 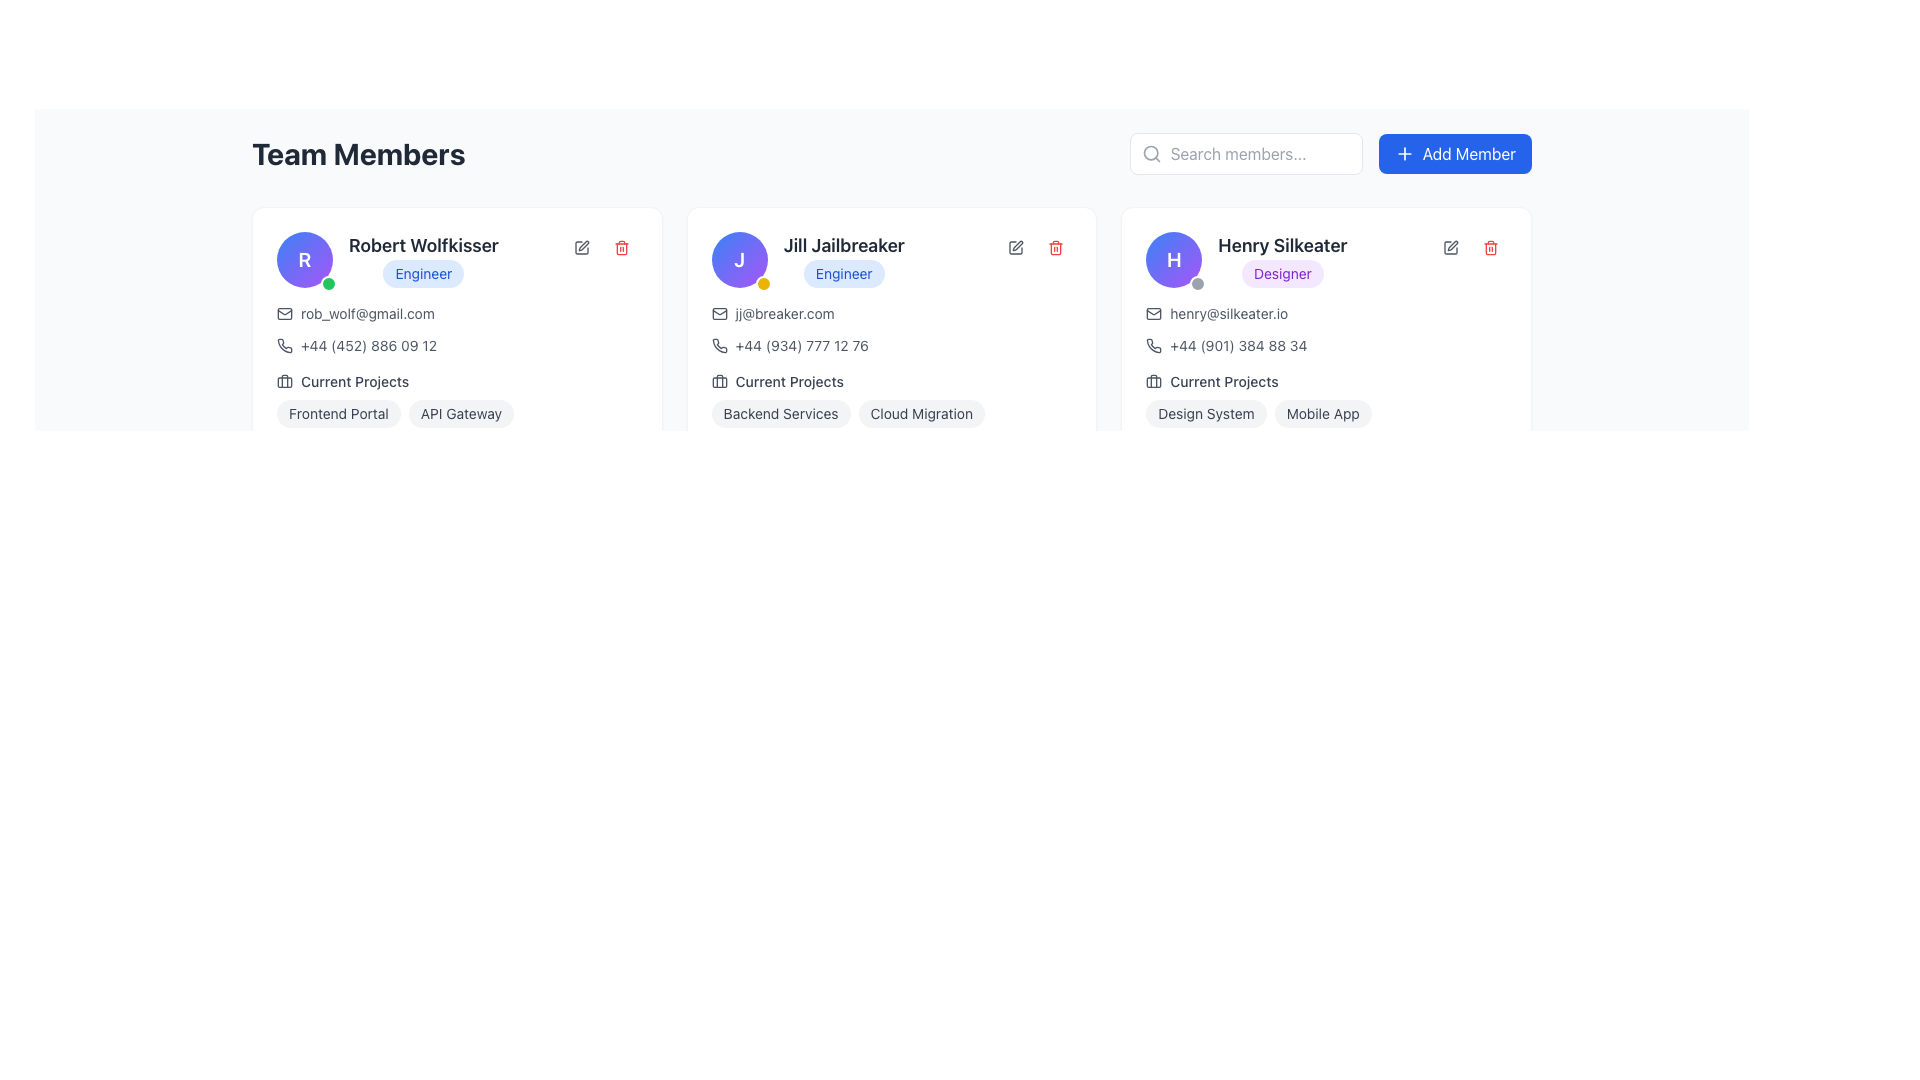 What do you see at coordinates (369, 345) in the screenshot?
I see `text content of the contact phone number label located under the email address field in the first profile card of the team members list` at bounding box center [369, 345].